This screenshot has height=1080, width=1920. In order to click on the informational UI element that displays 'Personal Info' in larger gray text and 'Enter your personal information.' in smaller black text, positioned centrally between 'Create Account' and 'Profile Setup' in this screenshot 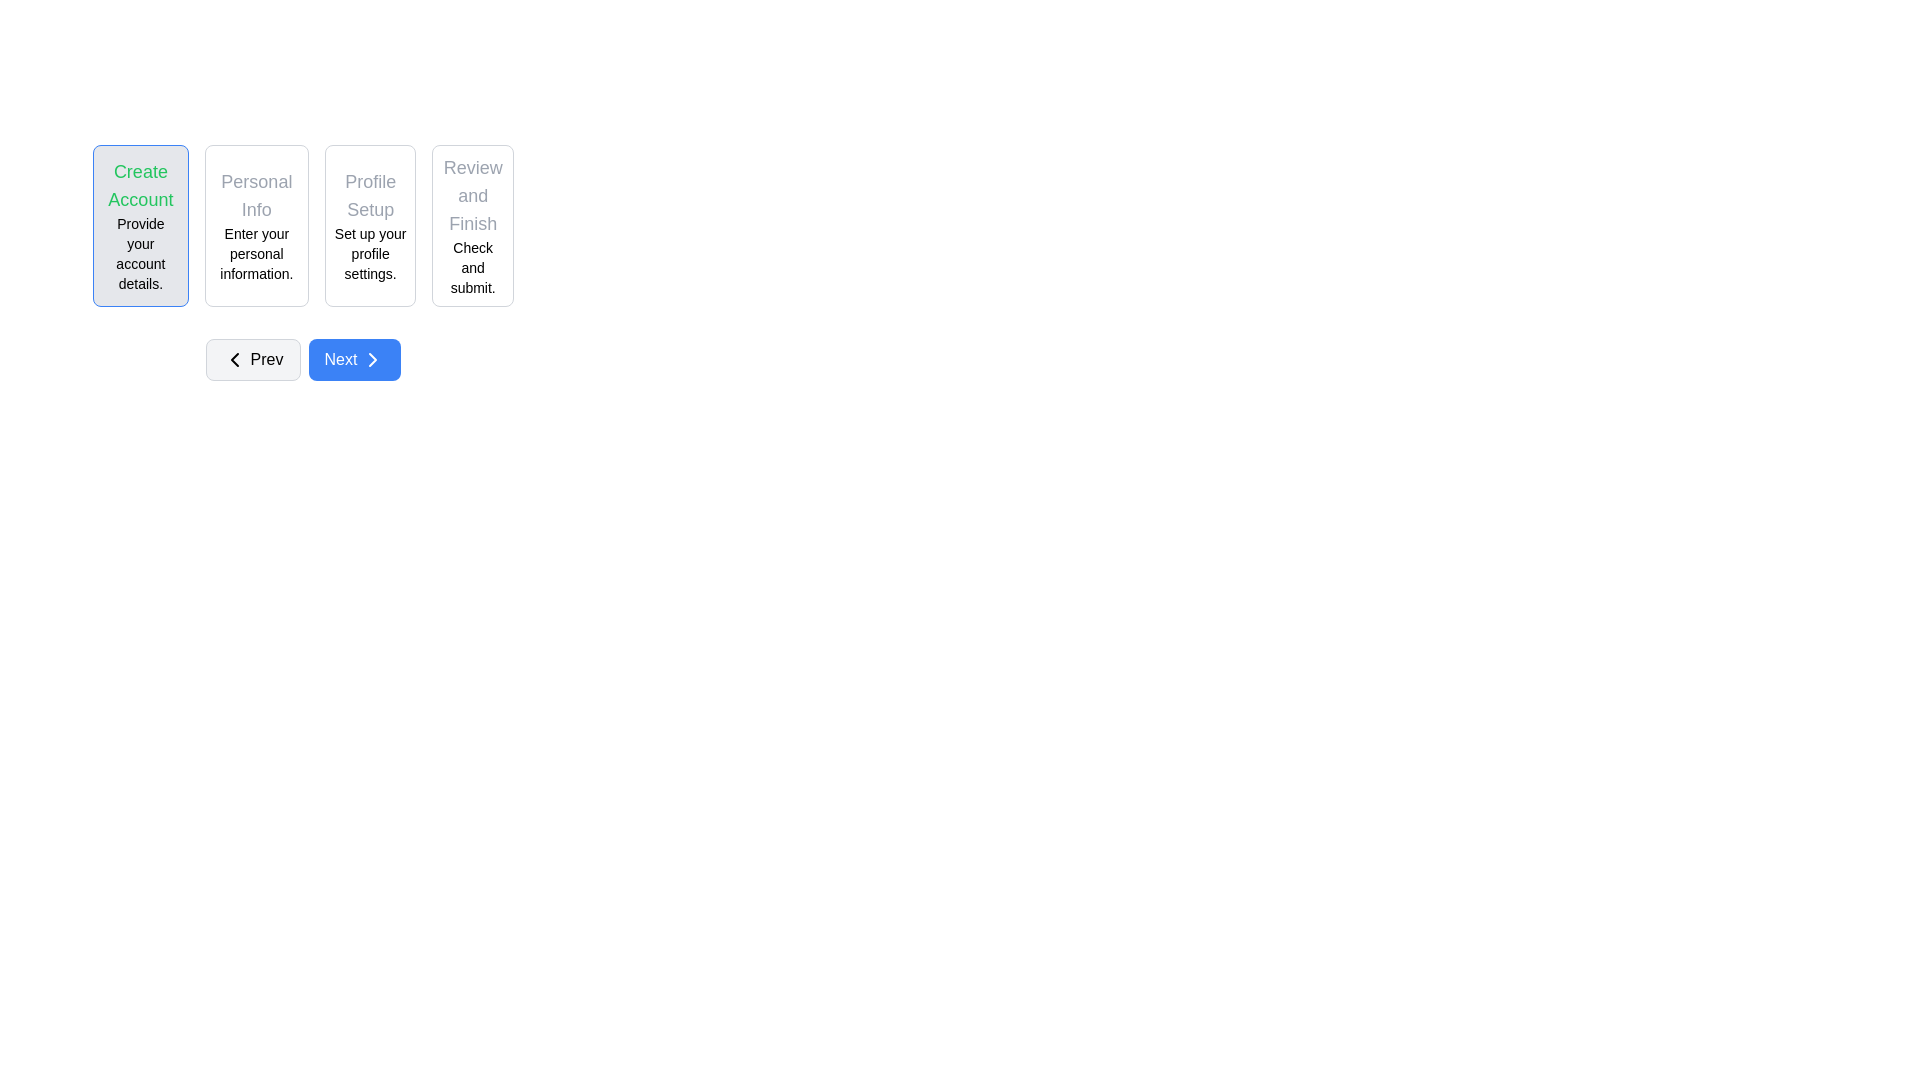, I will do `click(255, 225)`.